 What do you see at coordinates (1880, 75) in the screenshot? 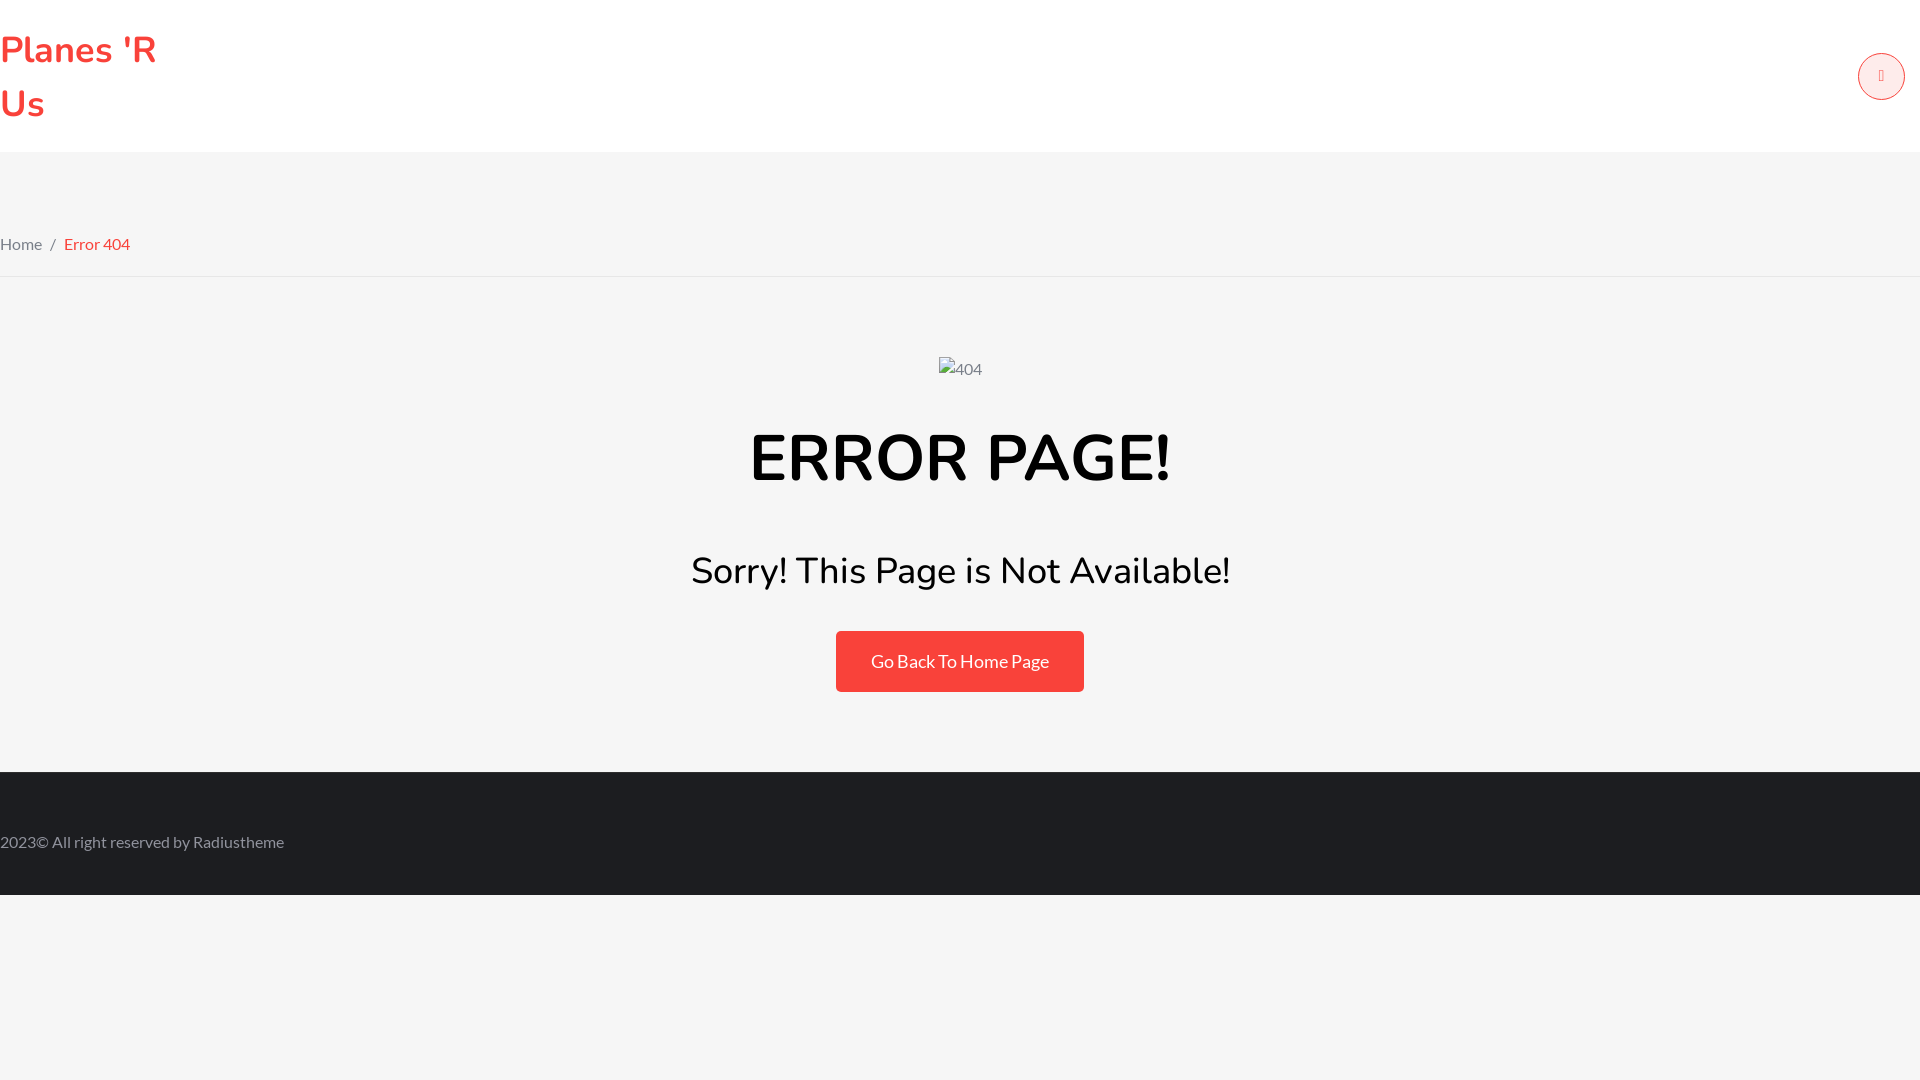
I see `'Login/Register'` at bounding box center [1880, 75].